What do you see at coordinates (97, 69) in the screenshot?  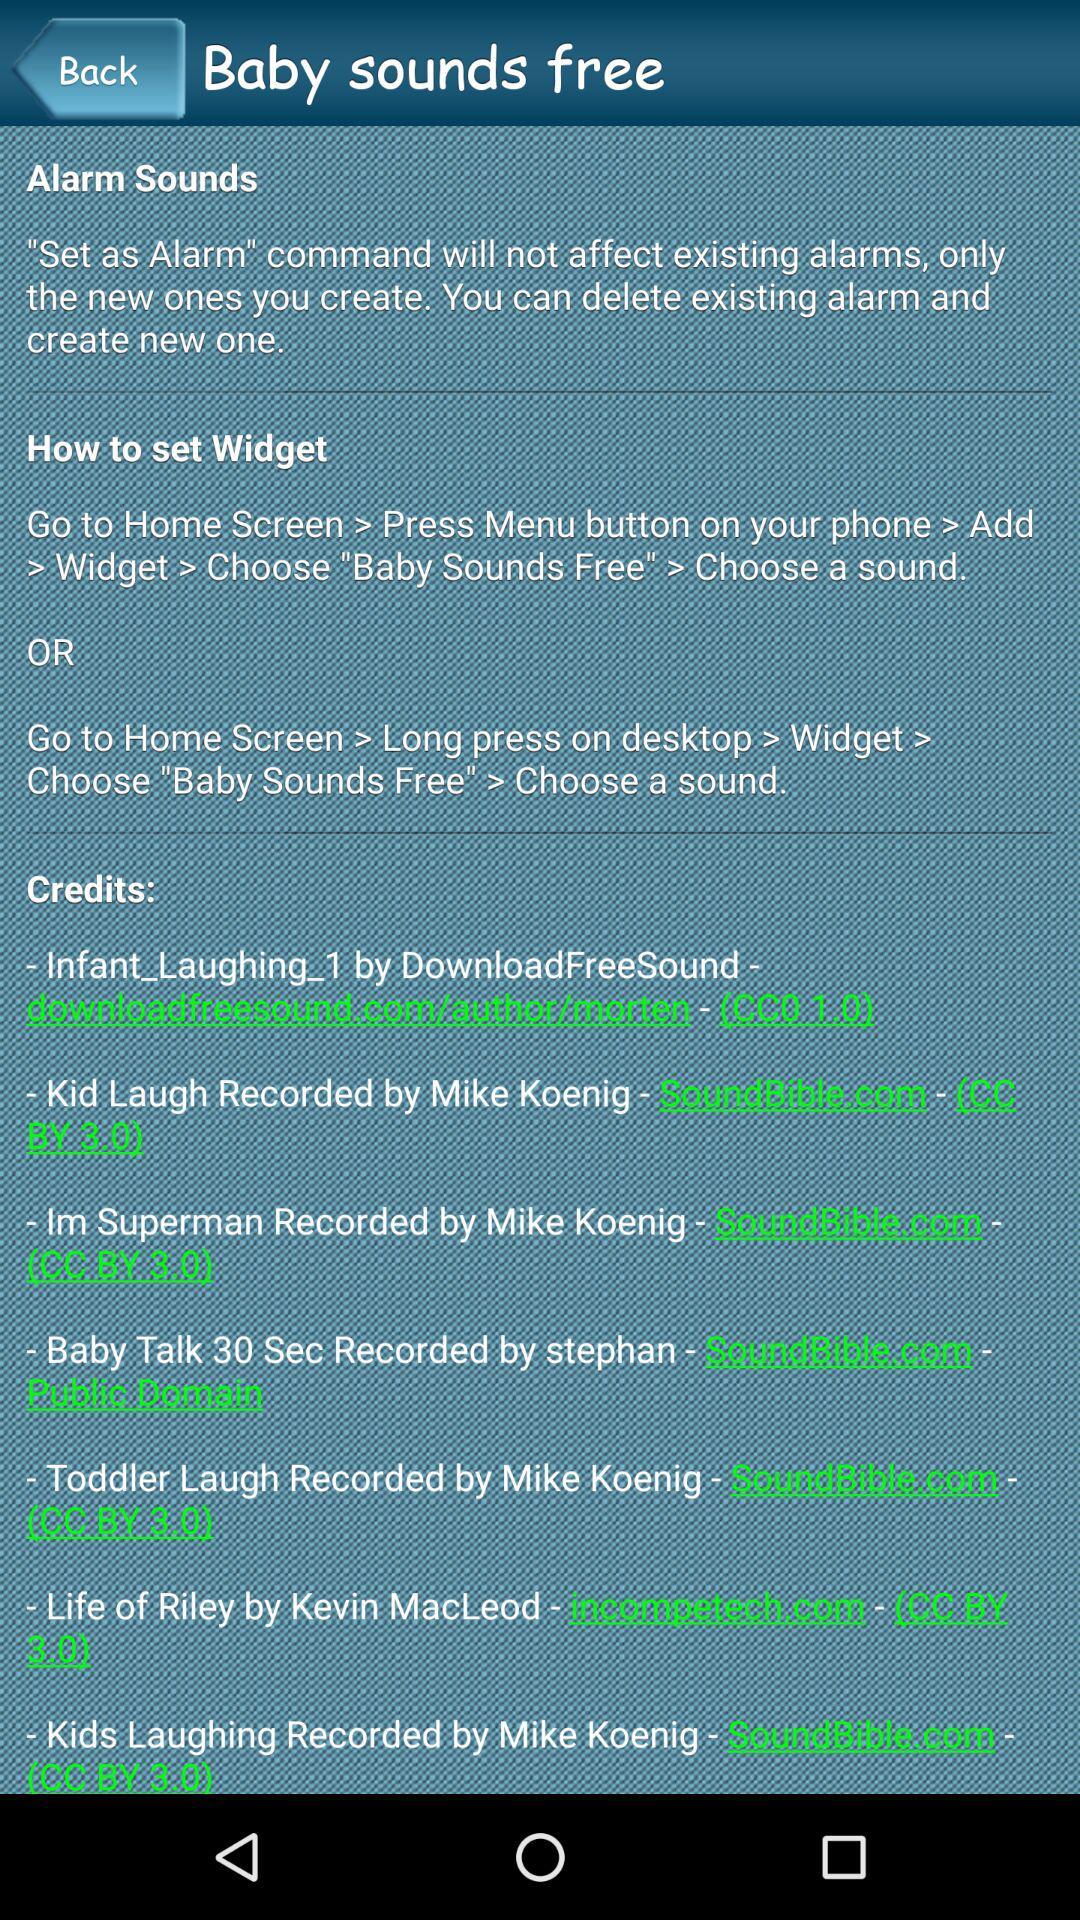 I see `the back button` at bounding box center [97, 69].